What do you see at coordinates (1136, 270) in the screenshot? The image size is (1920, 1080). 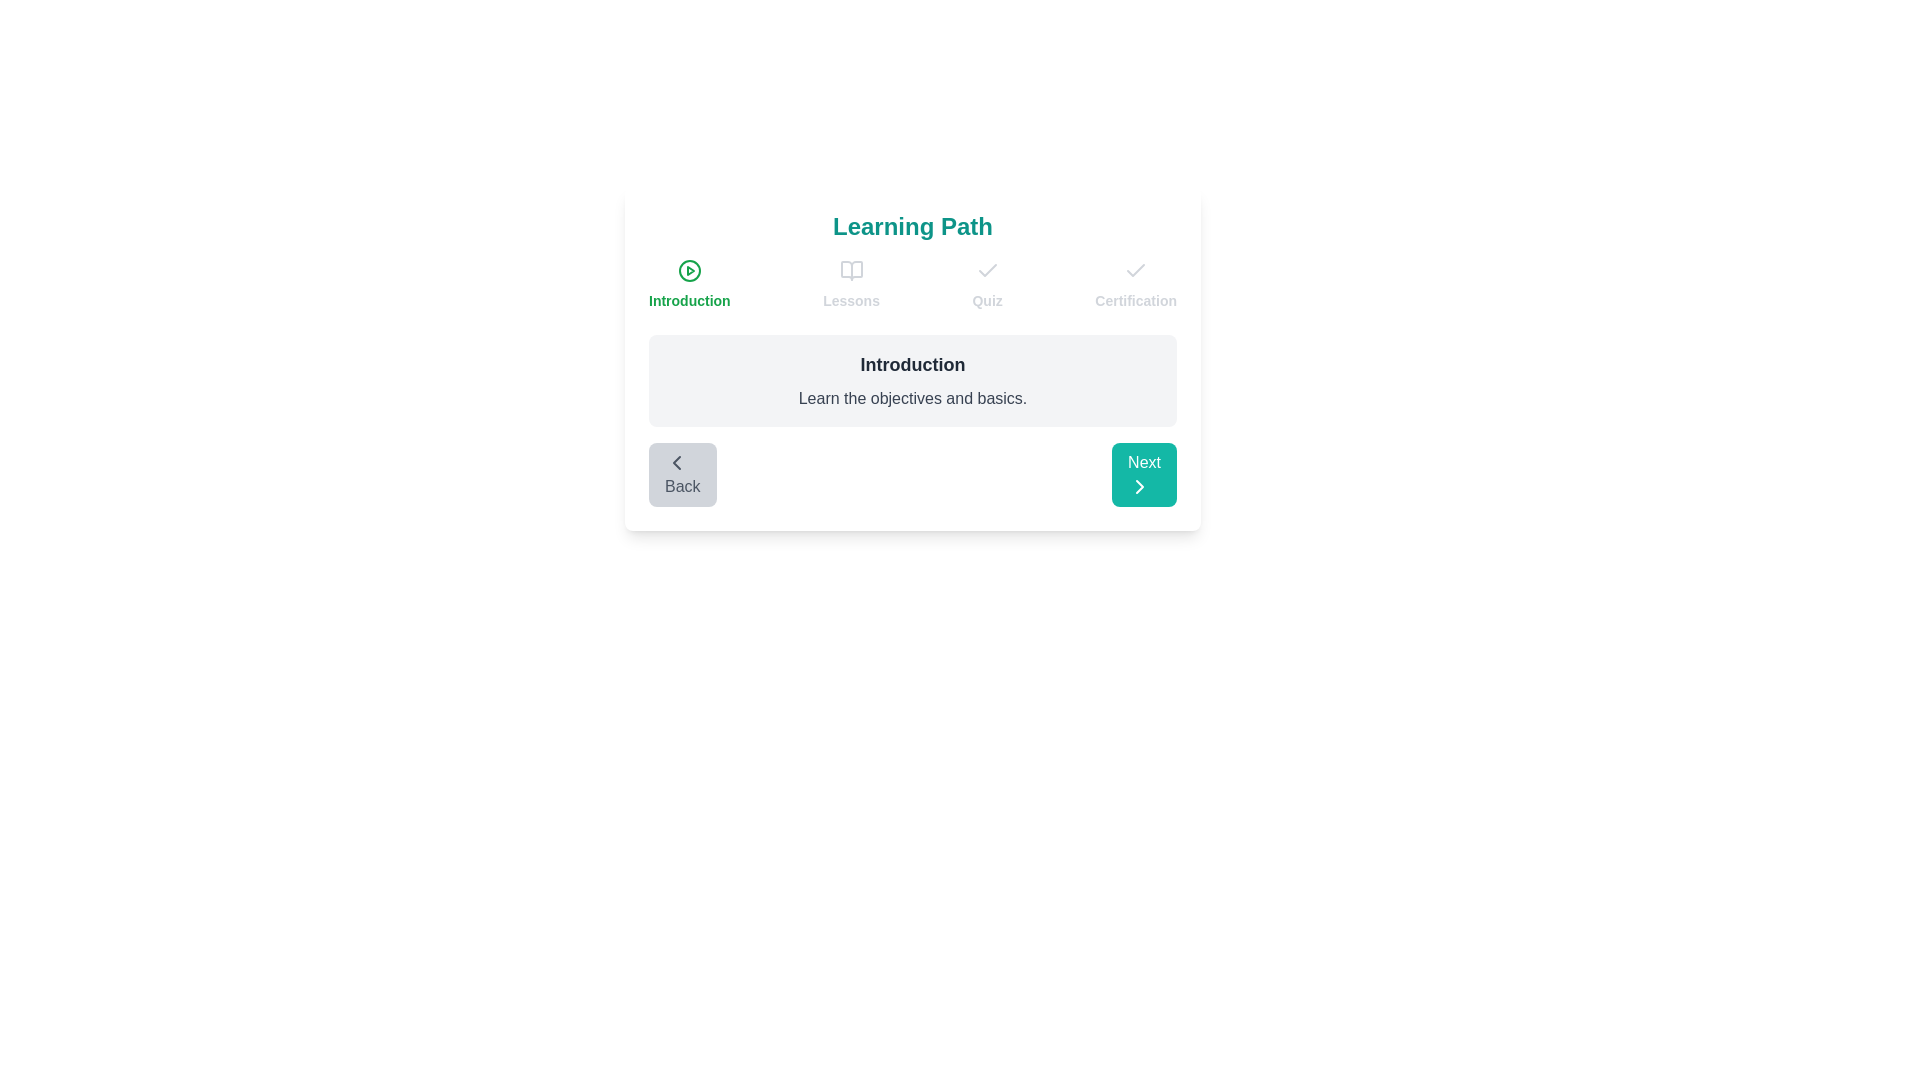 I see `the step icon for Certification to view its tooltip` at bounding box center [1136, 270].